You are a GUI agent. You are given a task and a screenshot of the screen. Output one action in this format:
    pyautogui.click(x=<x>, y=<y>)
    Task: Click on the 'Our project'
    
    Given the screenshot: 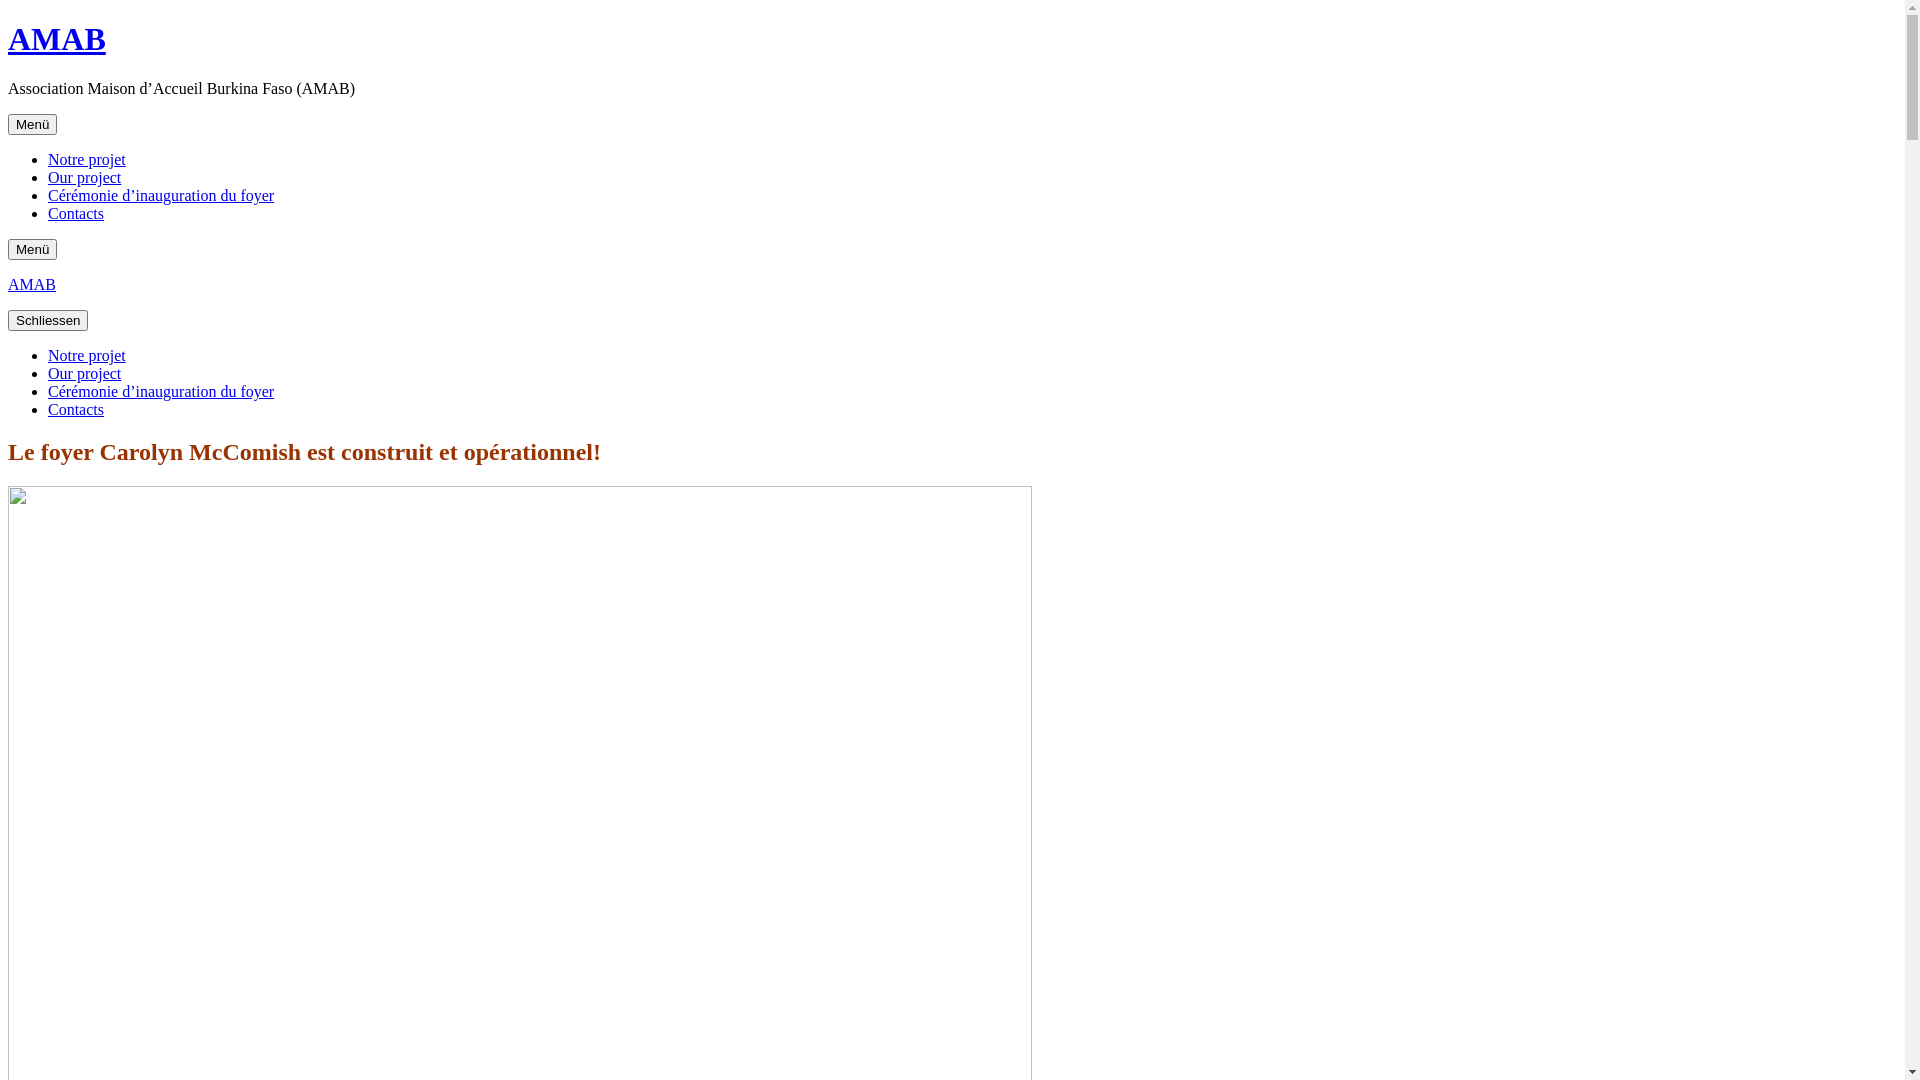 What is the action you would take?
    pyautogui.click(x=83, y=176)
    